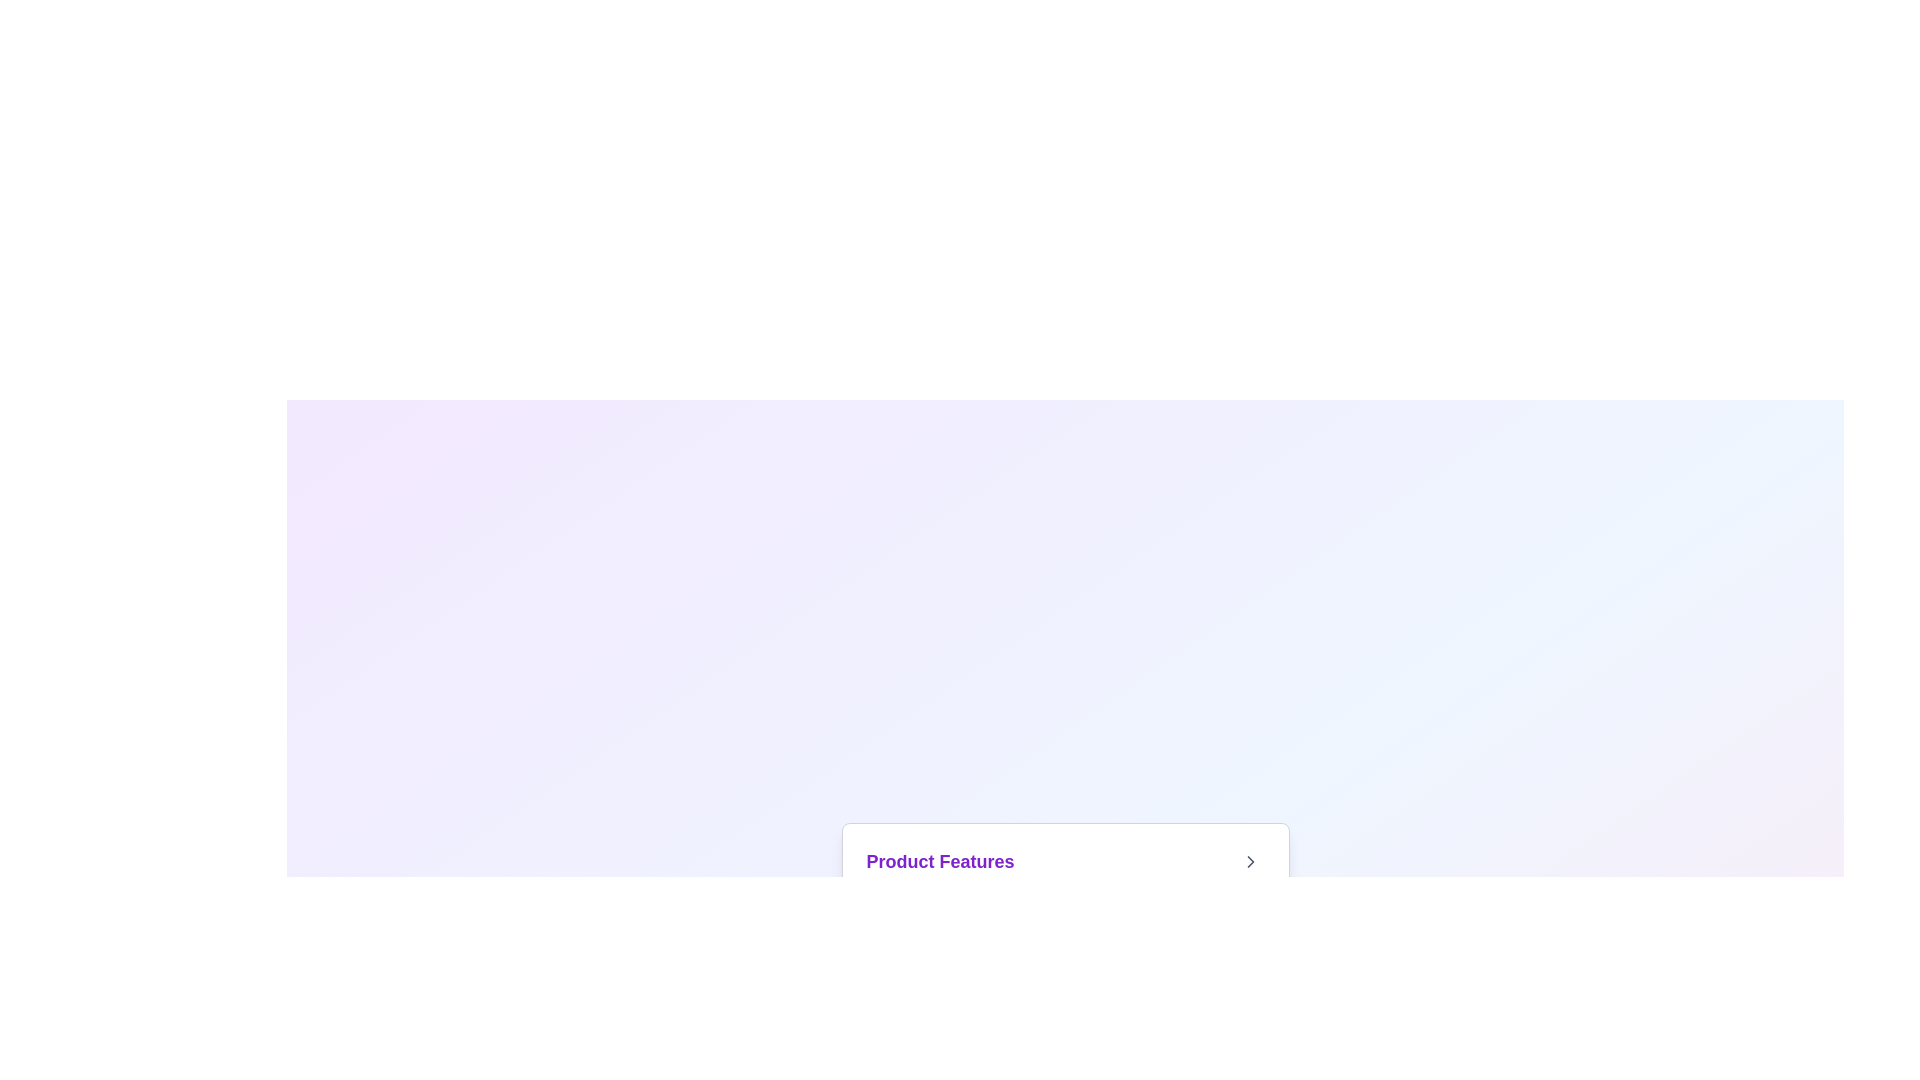 The image size is (1920, 1080). Describe the element at coordinates (1249, 860) in the screenshot. I see `the black rightward chevron button located to the right of the 'Product Features' text` at that location.